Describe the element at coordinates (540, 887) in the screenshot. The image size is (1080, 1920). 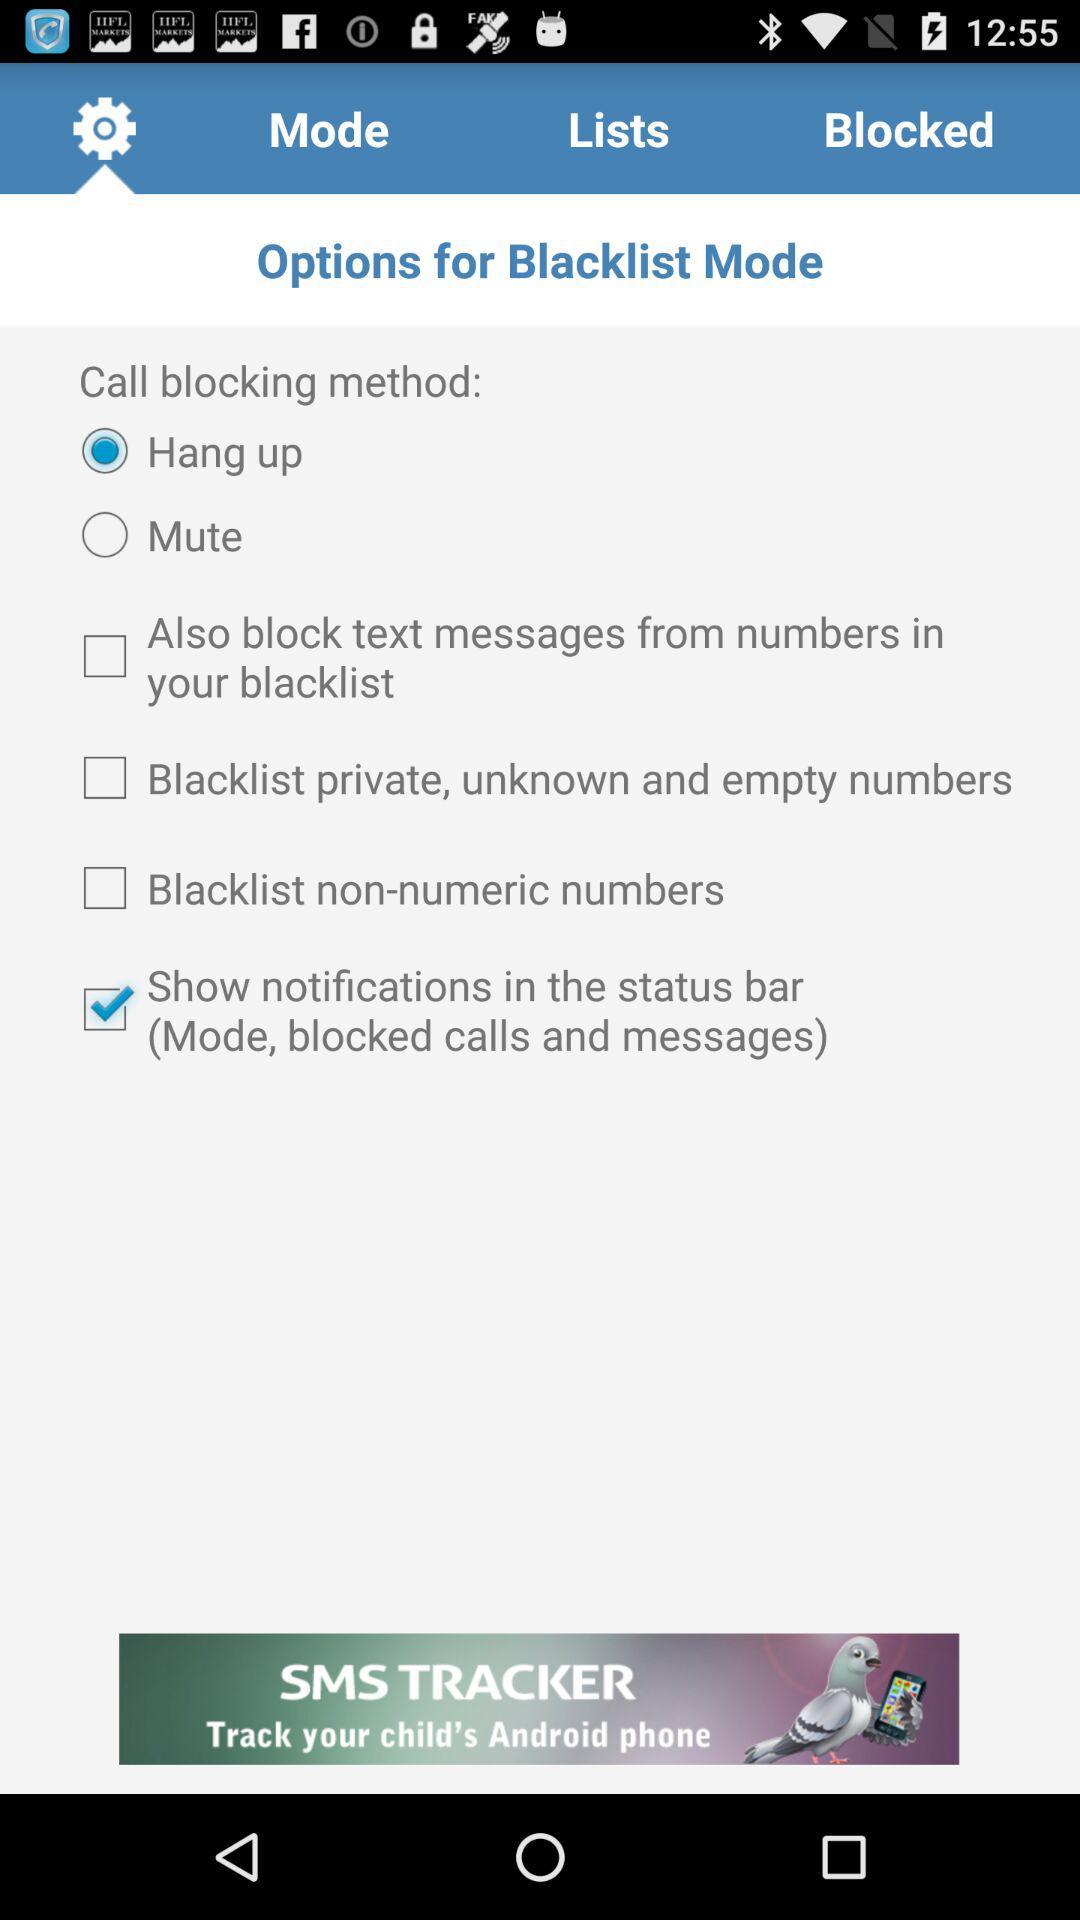
I see `blacklist non numeric item` at that location.